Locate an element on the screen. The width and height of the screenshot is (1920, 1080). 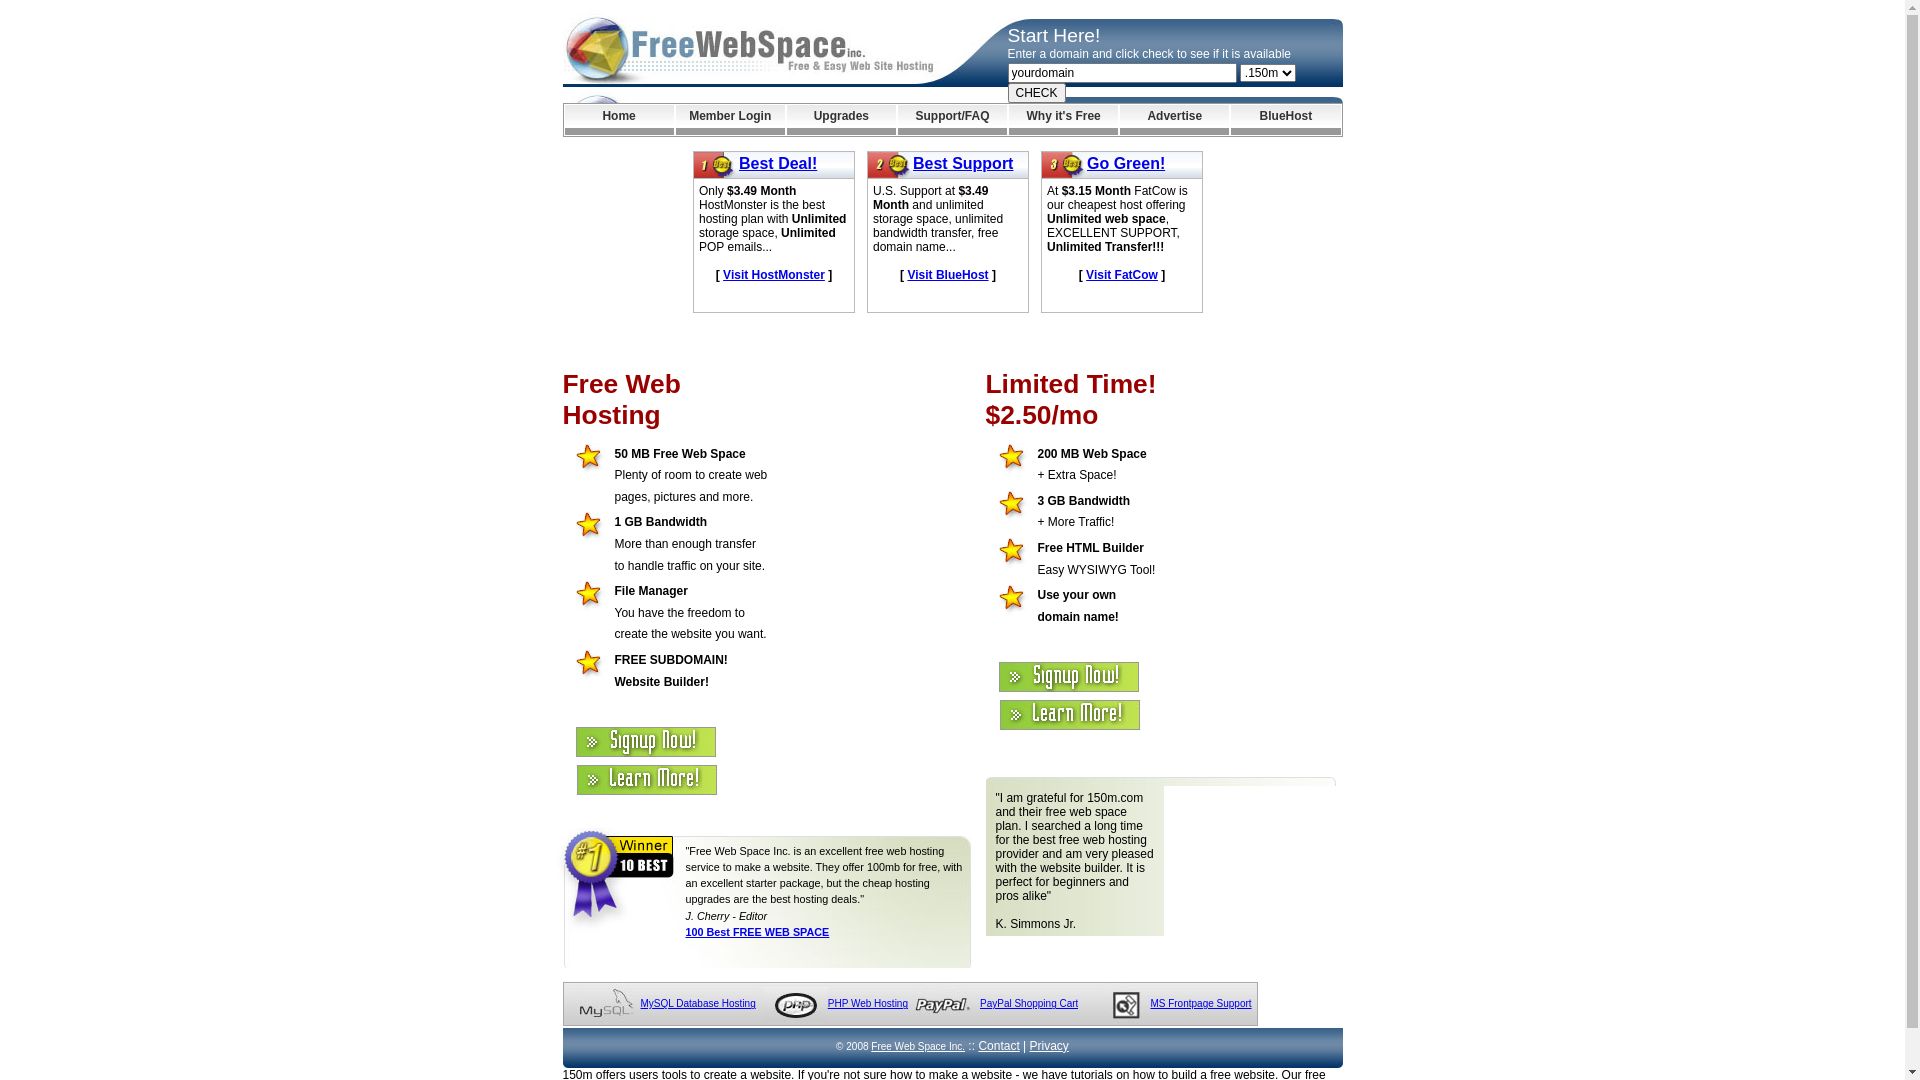
'CHECK' is located at coordinates (1036, 92).